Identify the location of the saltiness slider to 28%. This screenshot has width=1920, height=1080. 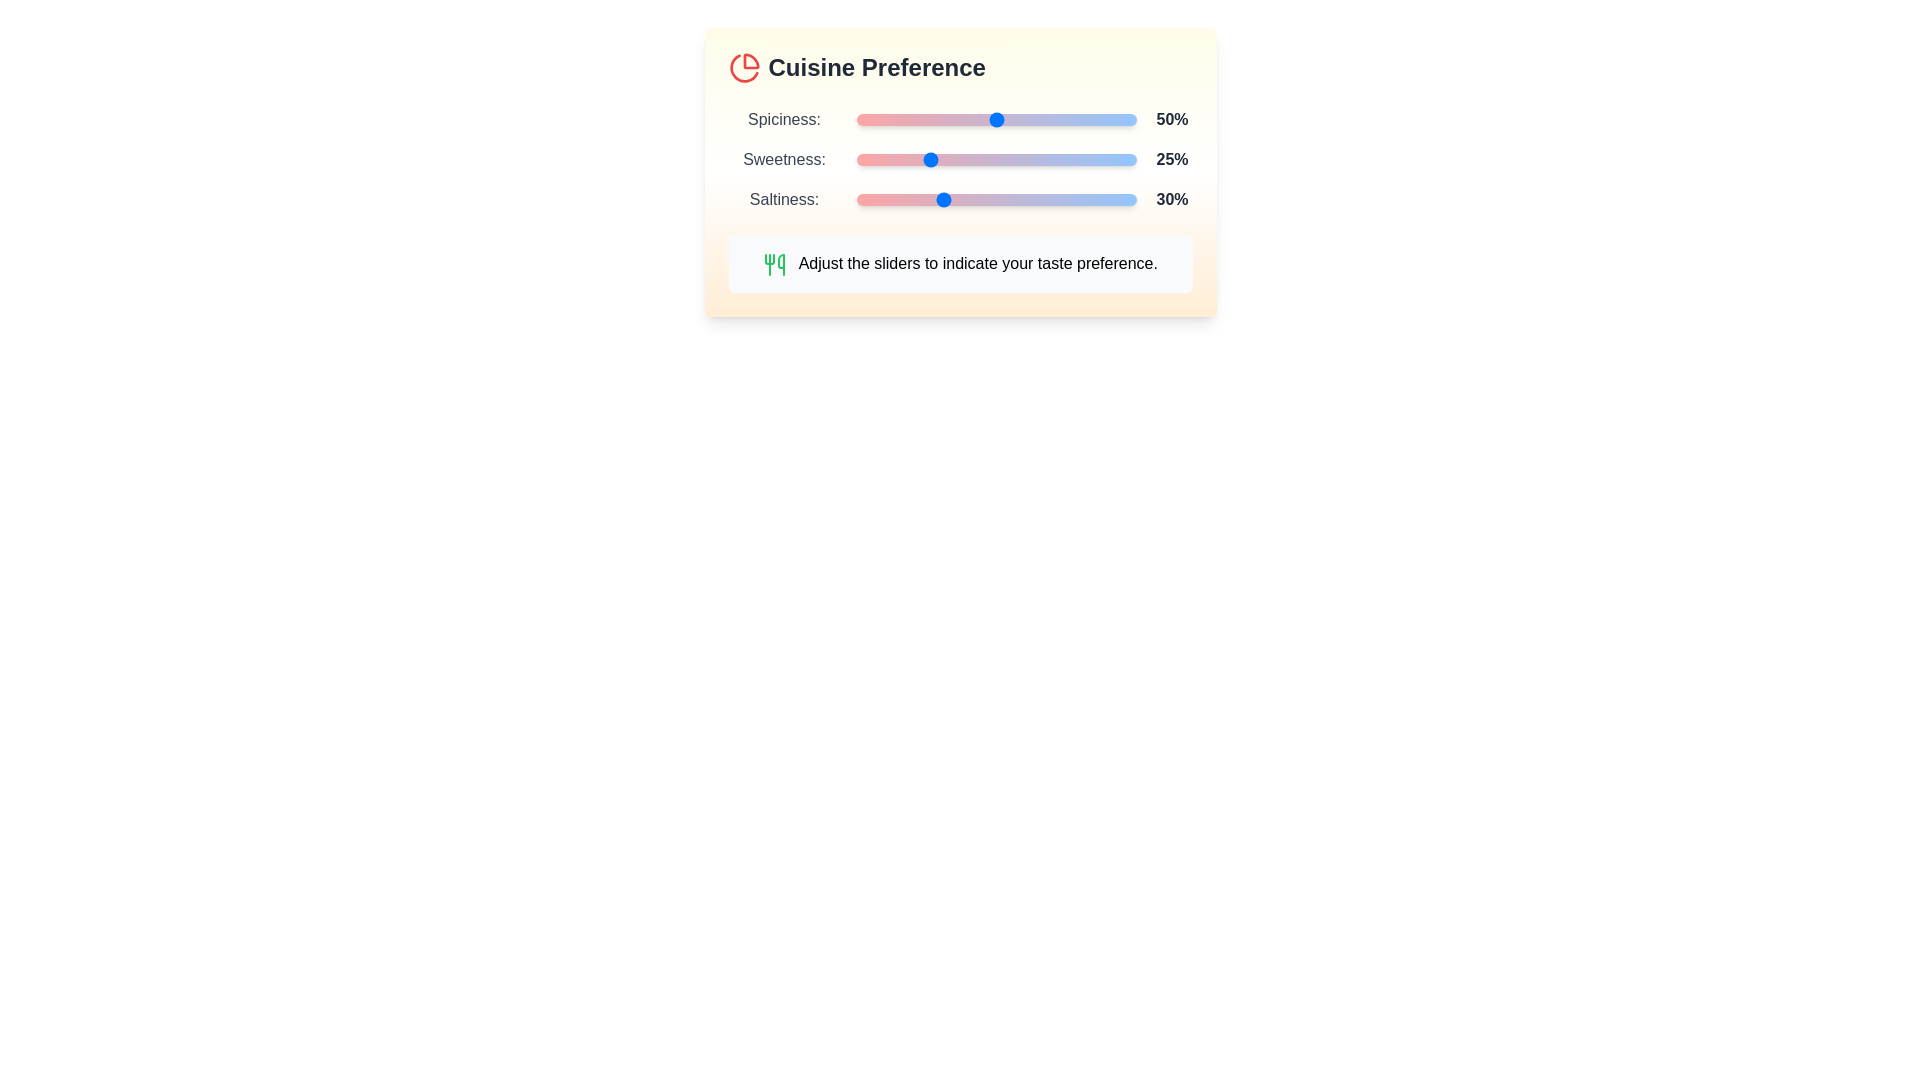
(933, 200).